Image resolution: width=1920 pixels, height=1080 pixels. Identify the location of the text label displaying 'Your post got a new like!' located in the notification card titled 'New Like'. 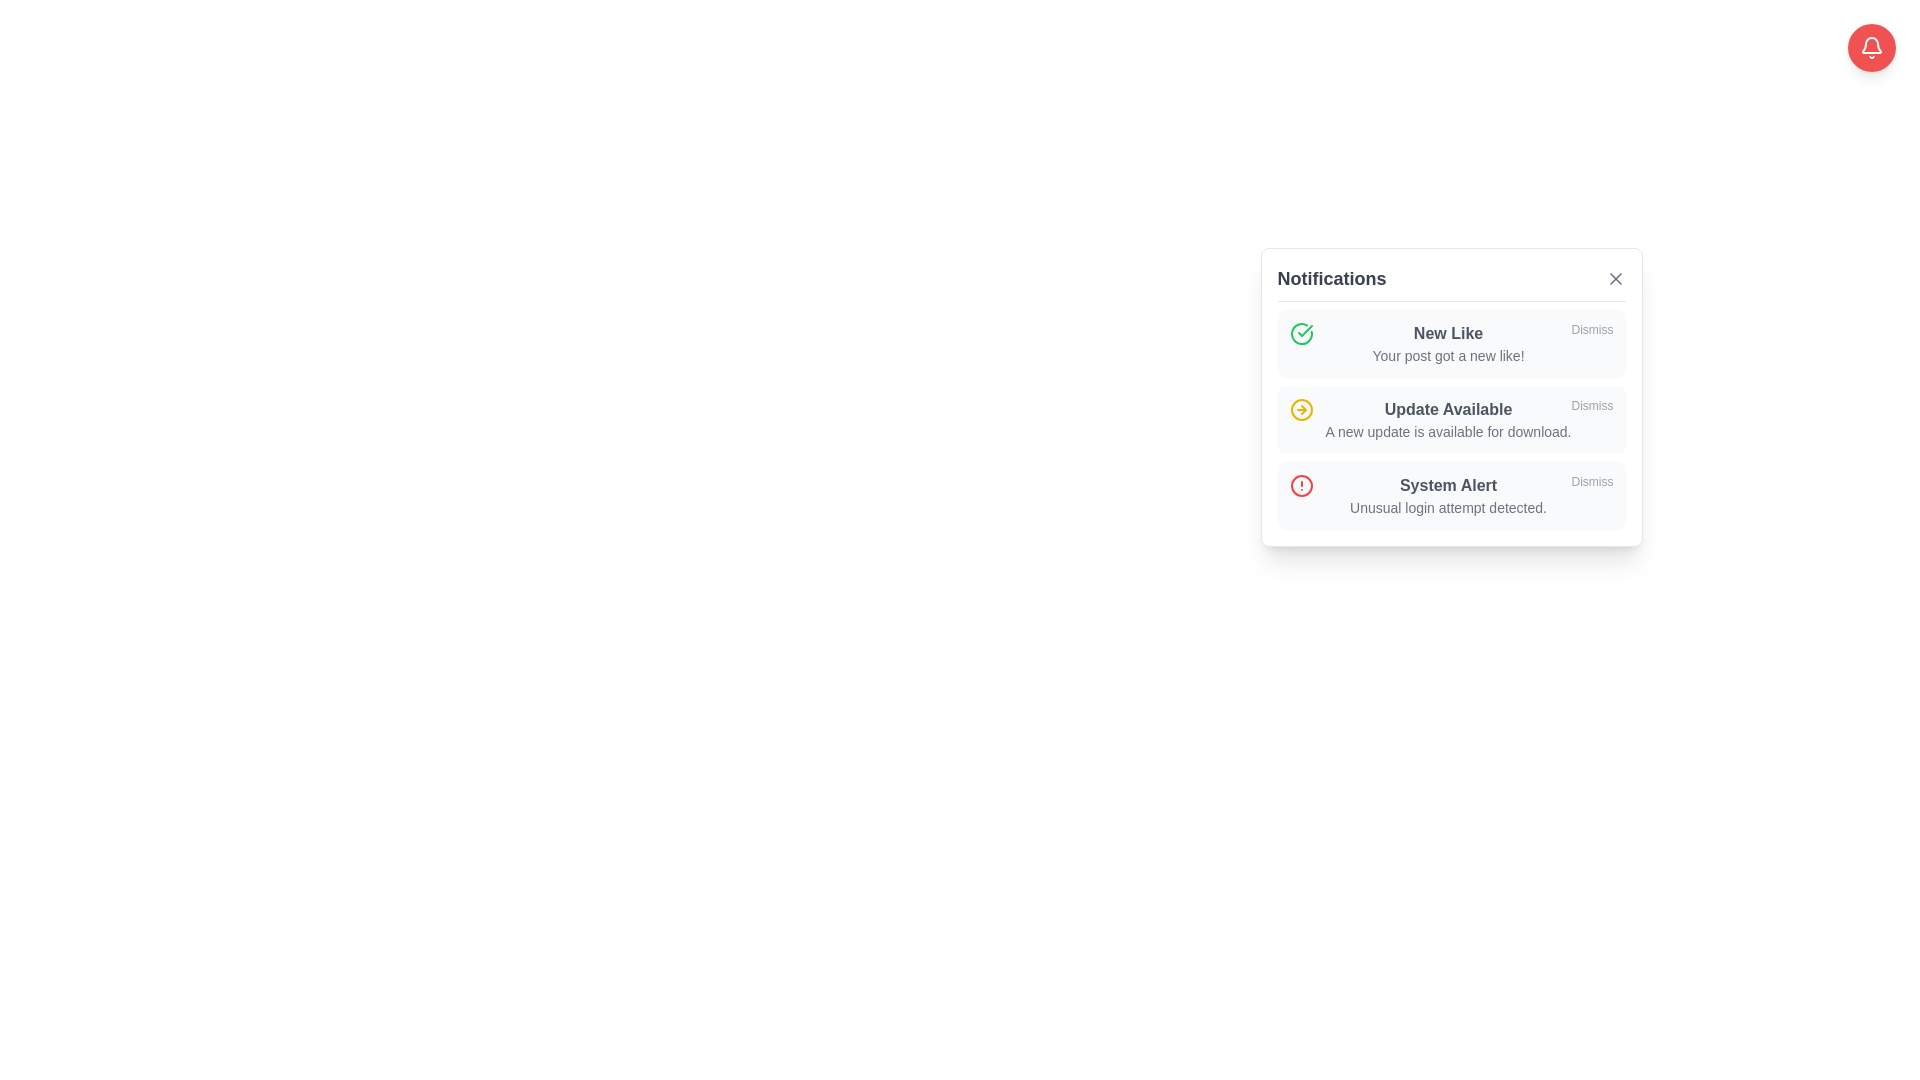
(1448, 354).